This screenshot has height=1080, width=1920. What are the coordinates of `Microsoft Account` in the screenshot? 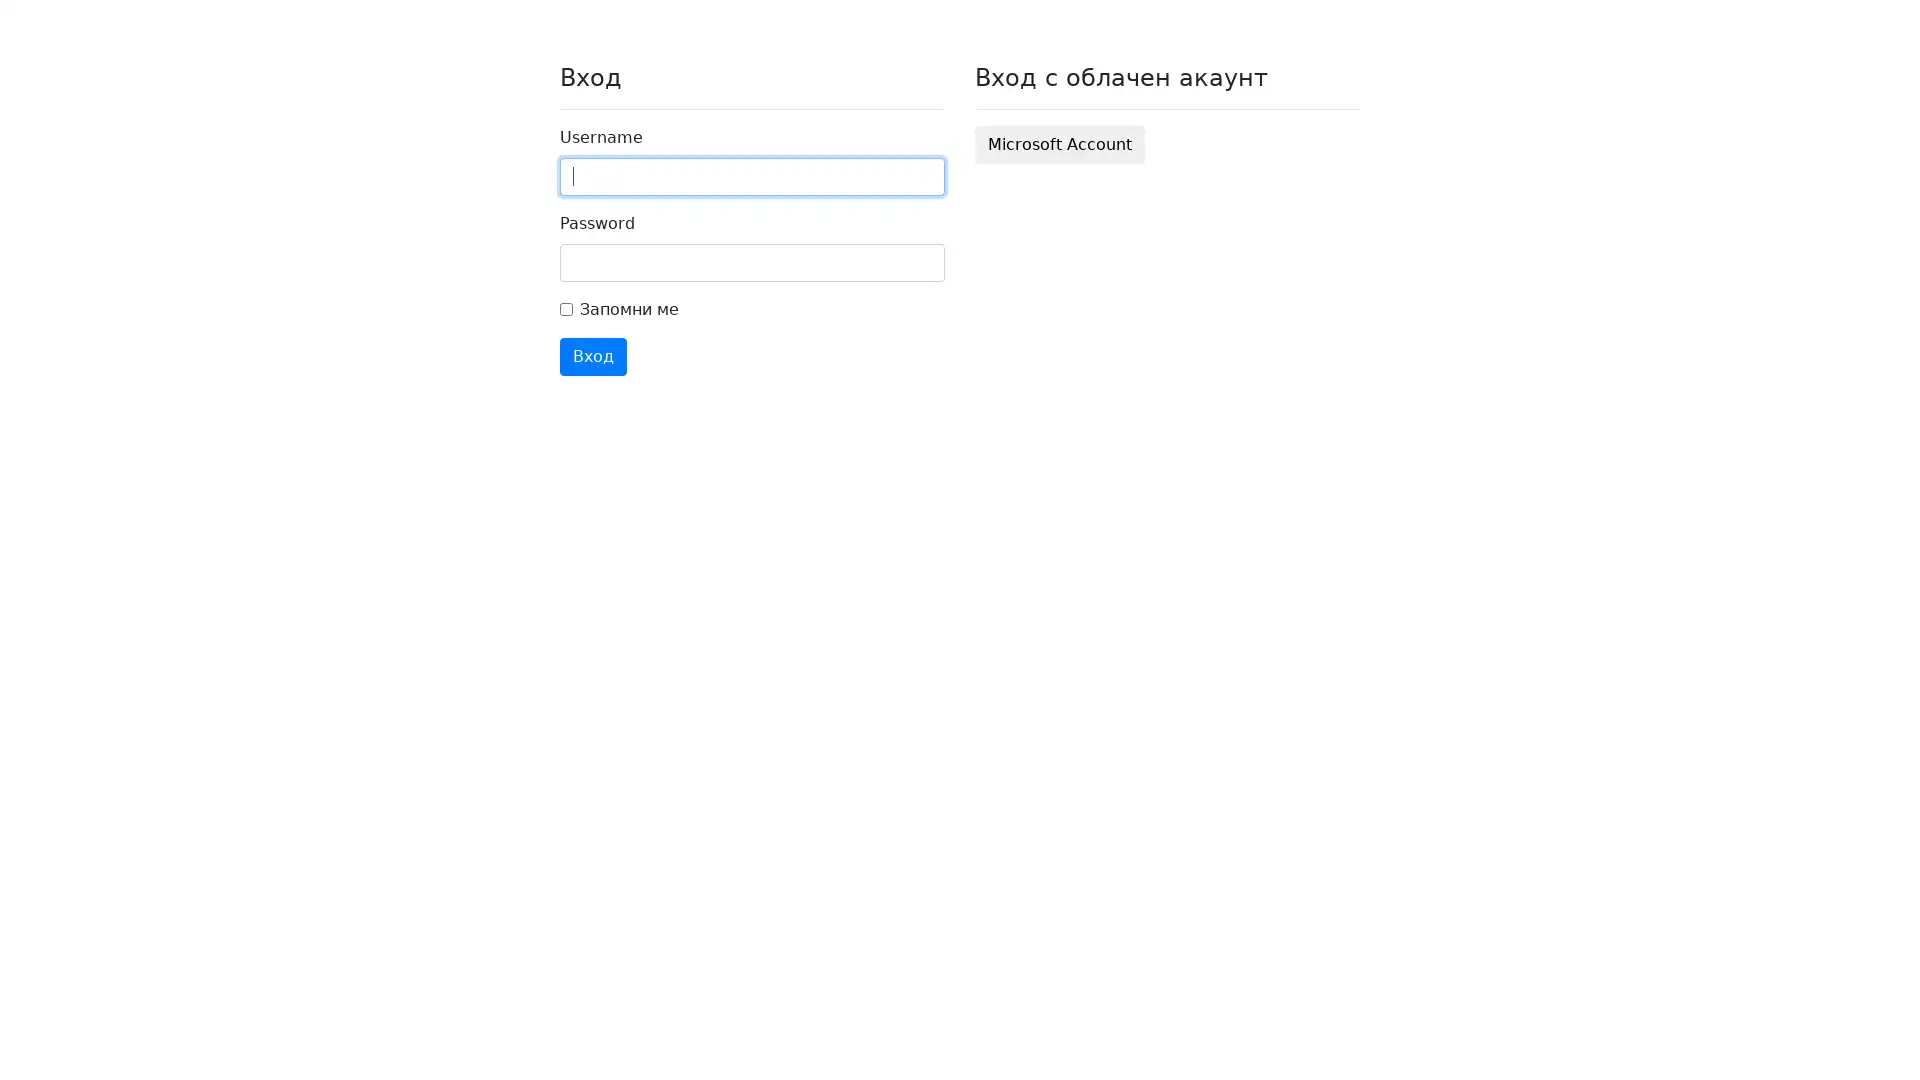 It's located at (1059, 142).